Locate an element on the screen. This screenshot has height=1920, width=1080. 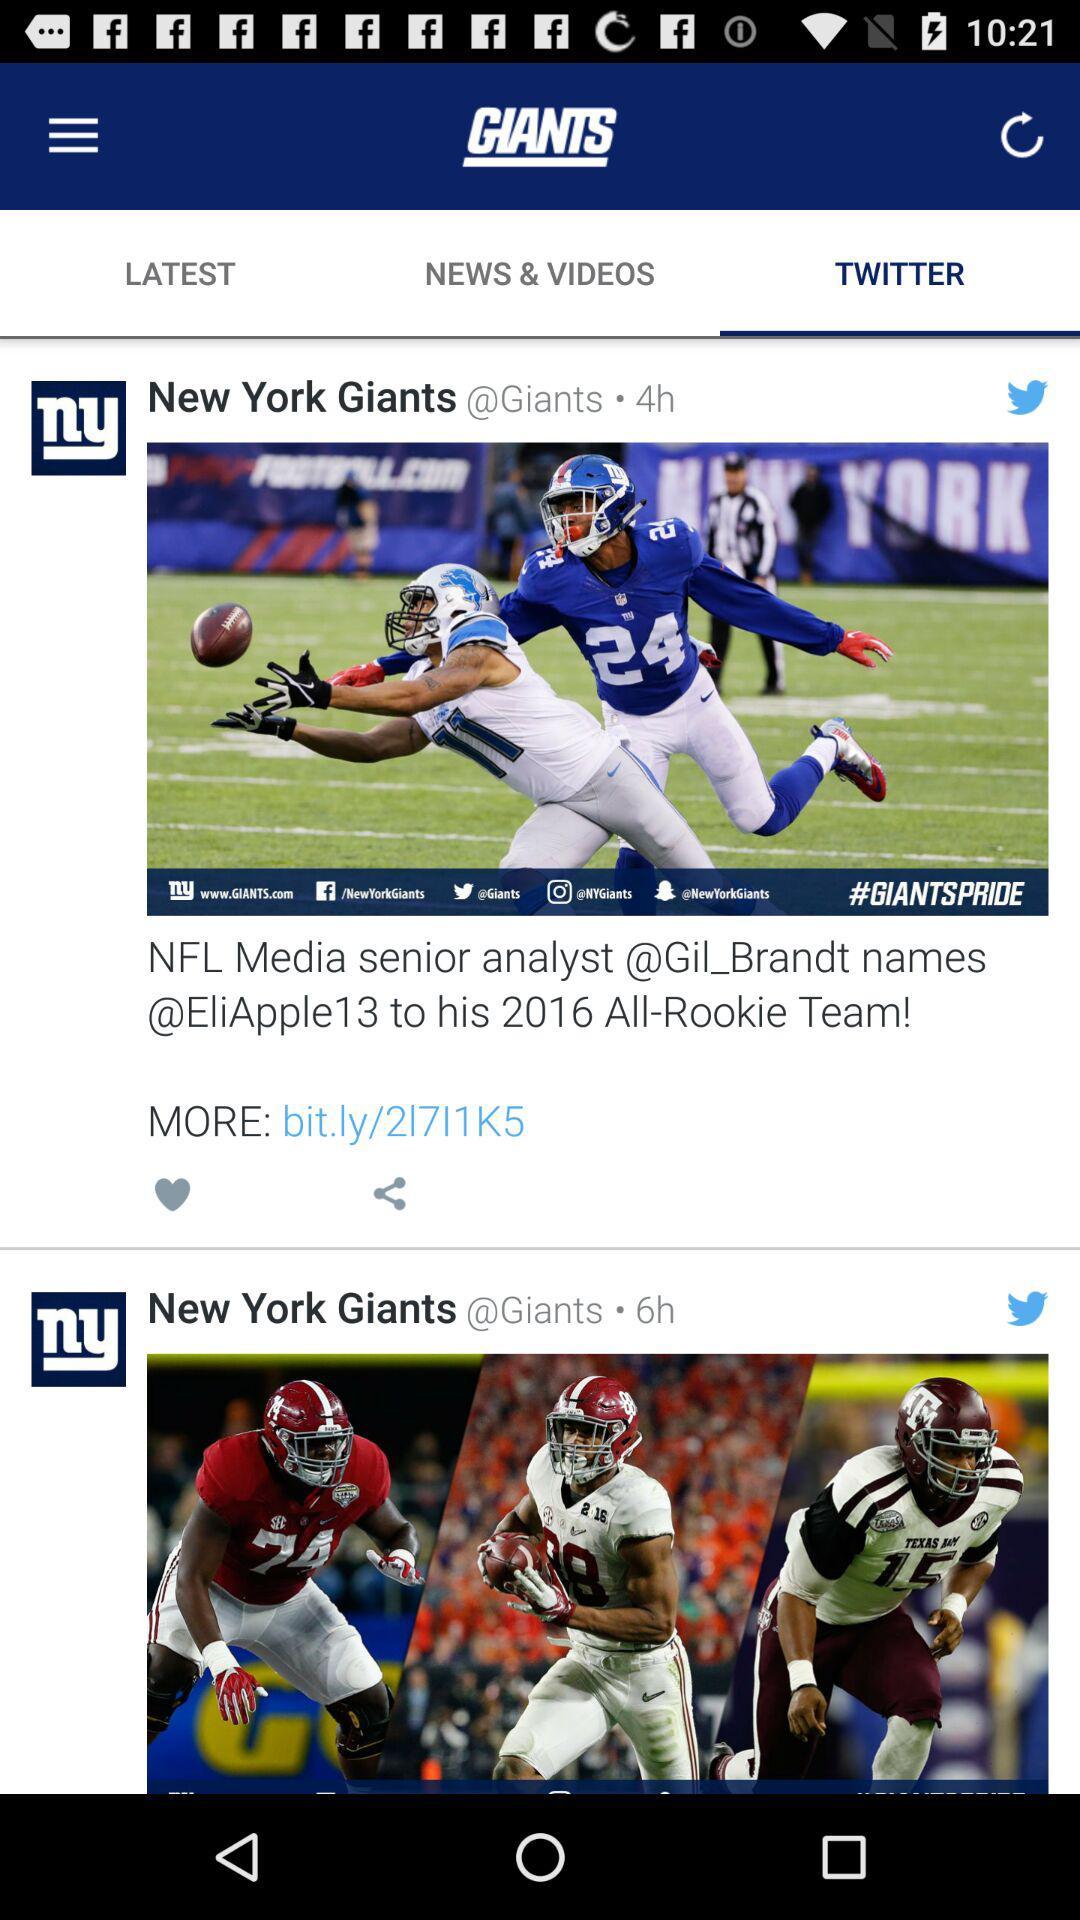
icon below nfl media senior icon is located at coordinates (639, 1308).